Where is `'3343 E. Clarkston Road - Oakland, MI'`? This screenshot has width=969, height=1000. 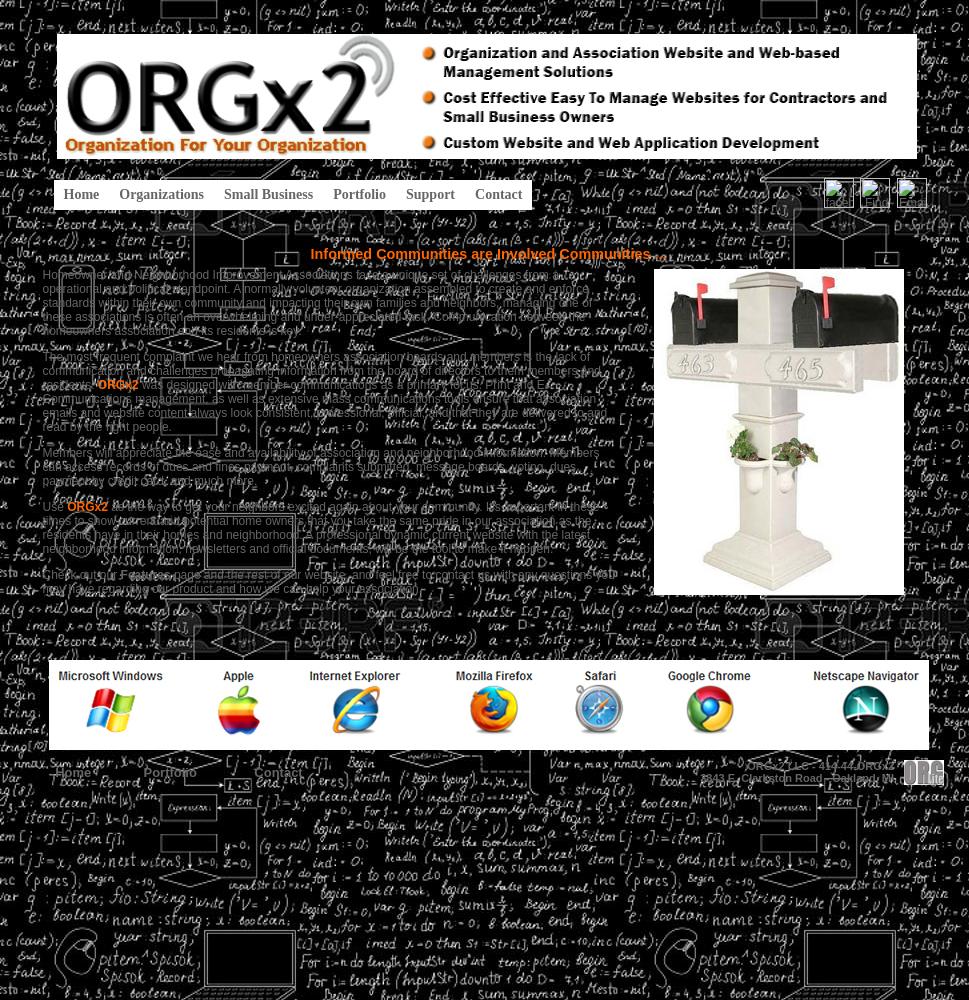
'3343 E. Clarkston Road - Oakland, MI' is located at coordinates (797, 778).